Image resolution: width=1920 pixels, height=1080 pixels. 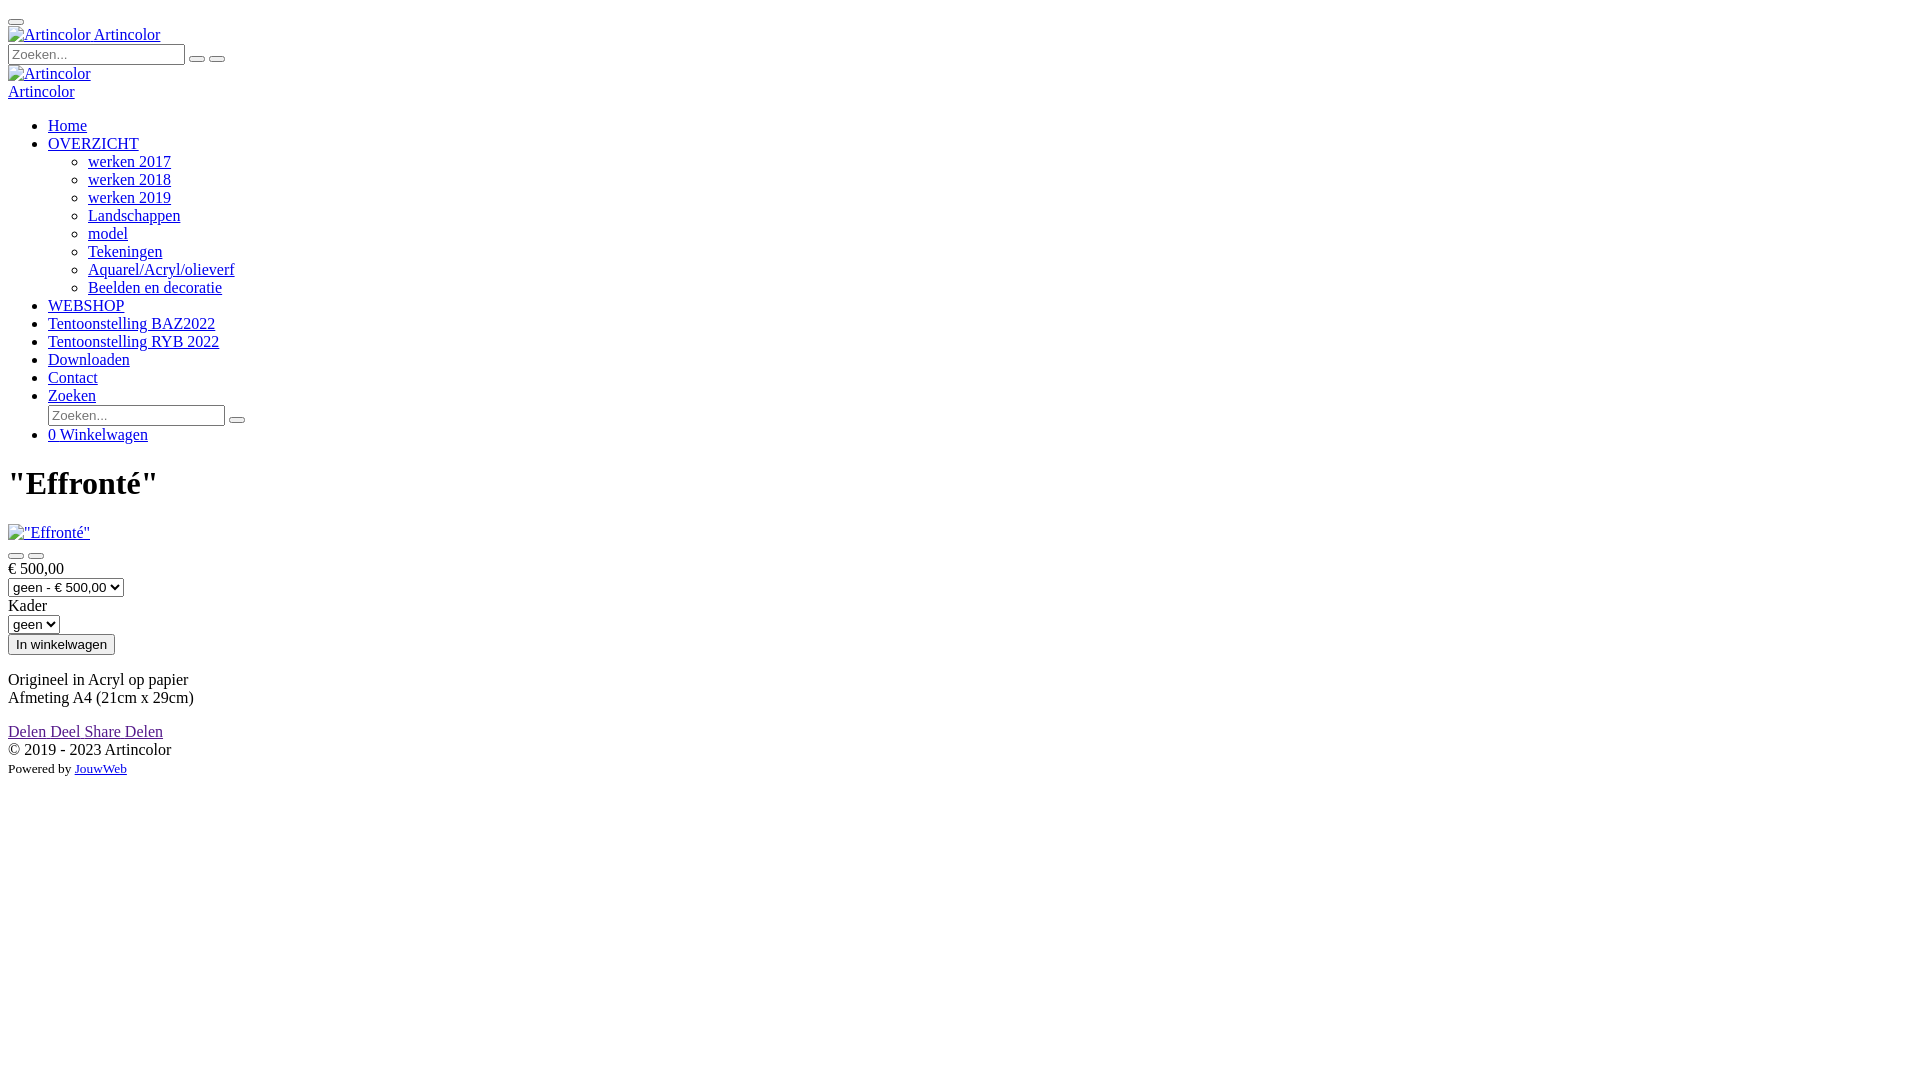 What do you see at coordinates (132, 340) in the screenshot?
I see `'Tentoonstelling RYB 2022'` at bounding box center [132, 340].